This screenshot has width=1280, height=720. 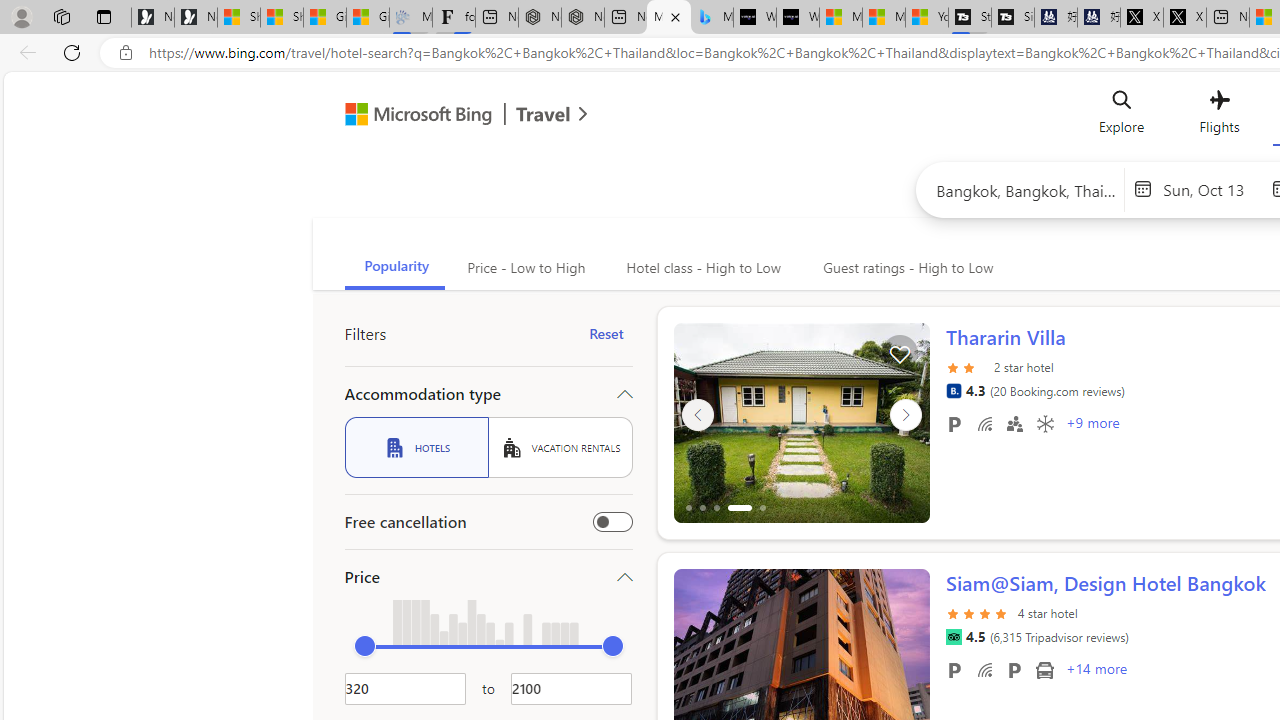 What do you see at coordinates (394, 267) in the screenshot?
I see `'Popularity'` at bounding box center [394, 267].